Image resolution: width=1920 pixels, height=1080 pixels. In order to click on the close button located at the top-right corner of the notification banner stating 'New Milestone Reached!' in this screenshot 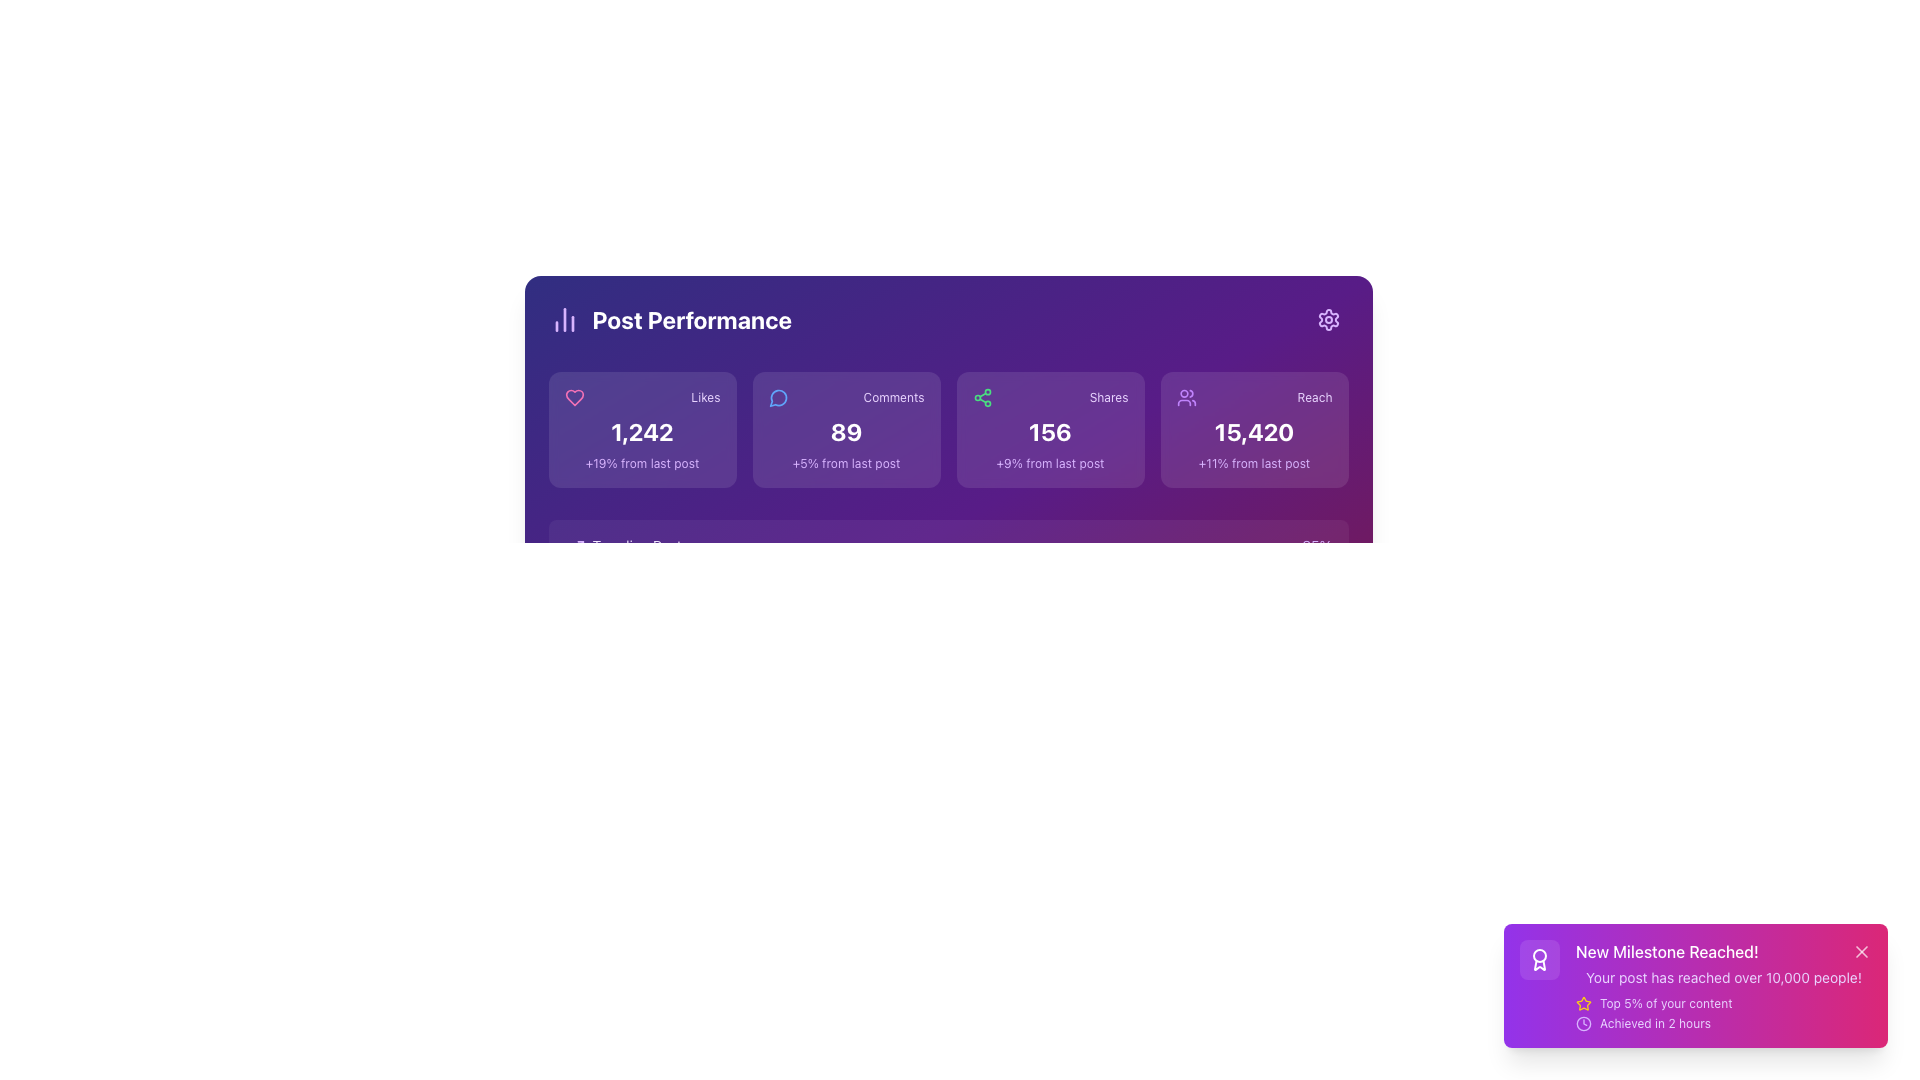, I will do `click(1861, 951)`.